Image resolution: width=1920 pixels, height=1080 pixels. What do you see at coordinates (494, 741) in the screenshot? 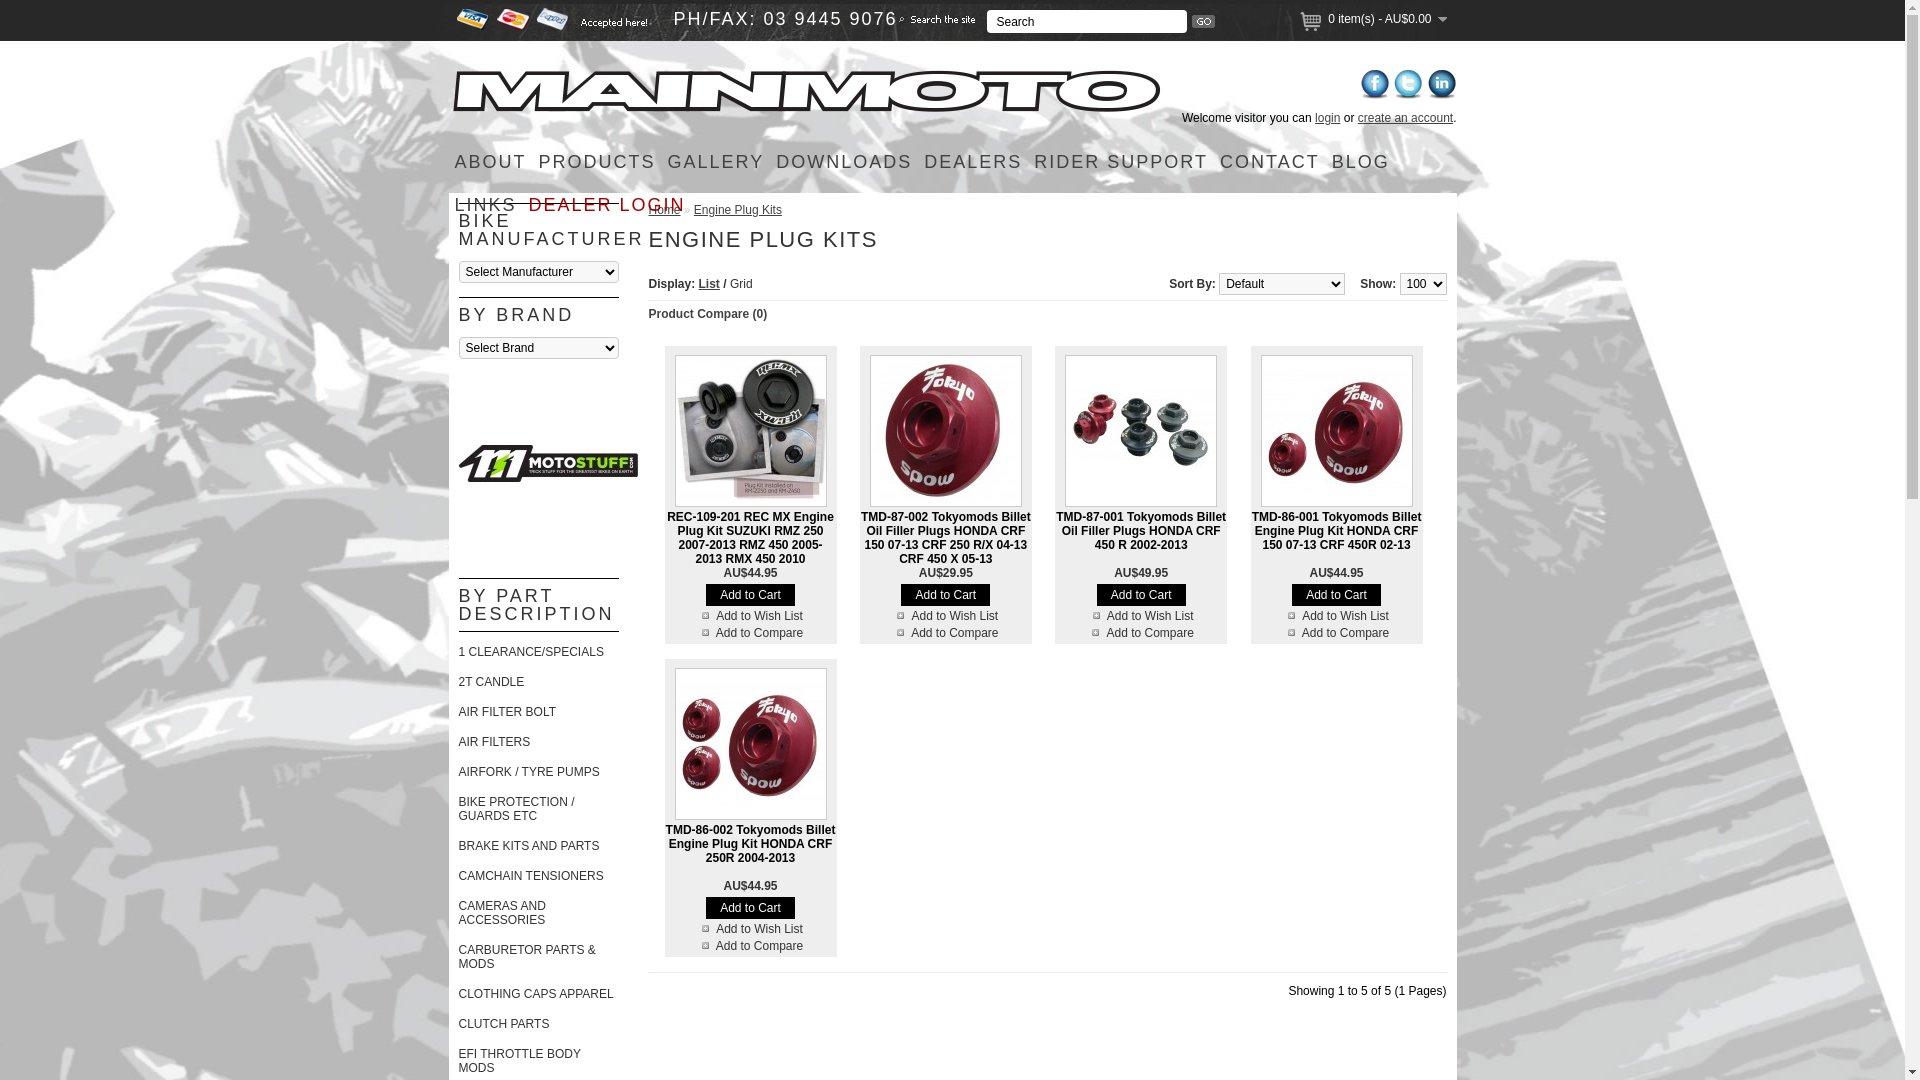
I see `'AIR FILTERS'` at bounding box center [494, 741].